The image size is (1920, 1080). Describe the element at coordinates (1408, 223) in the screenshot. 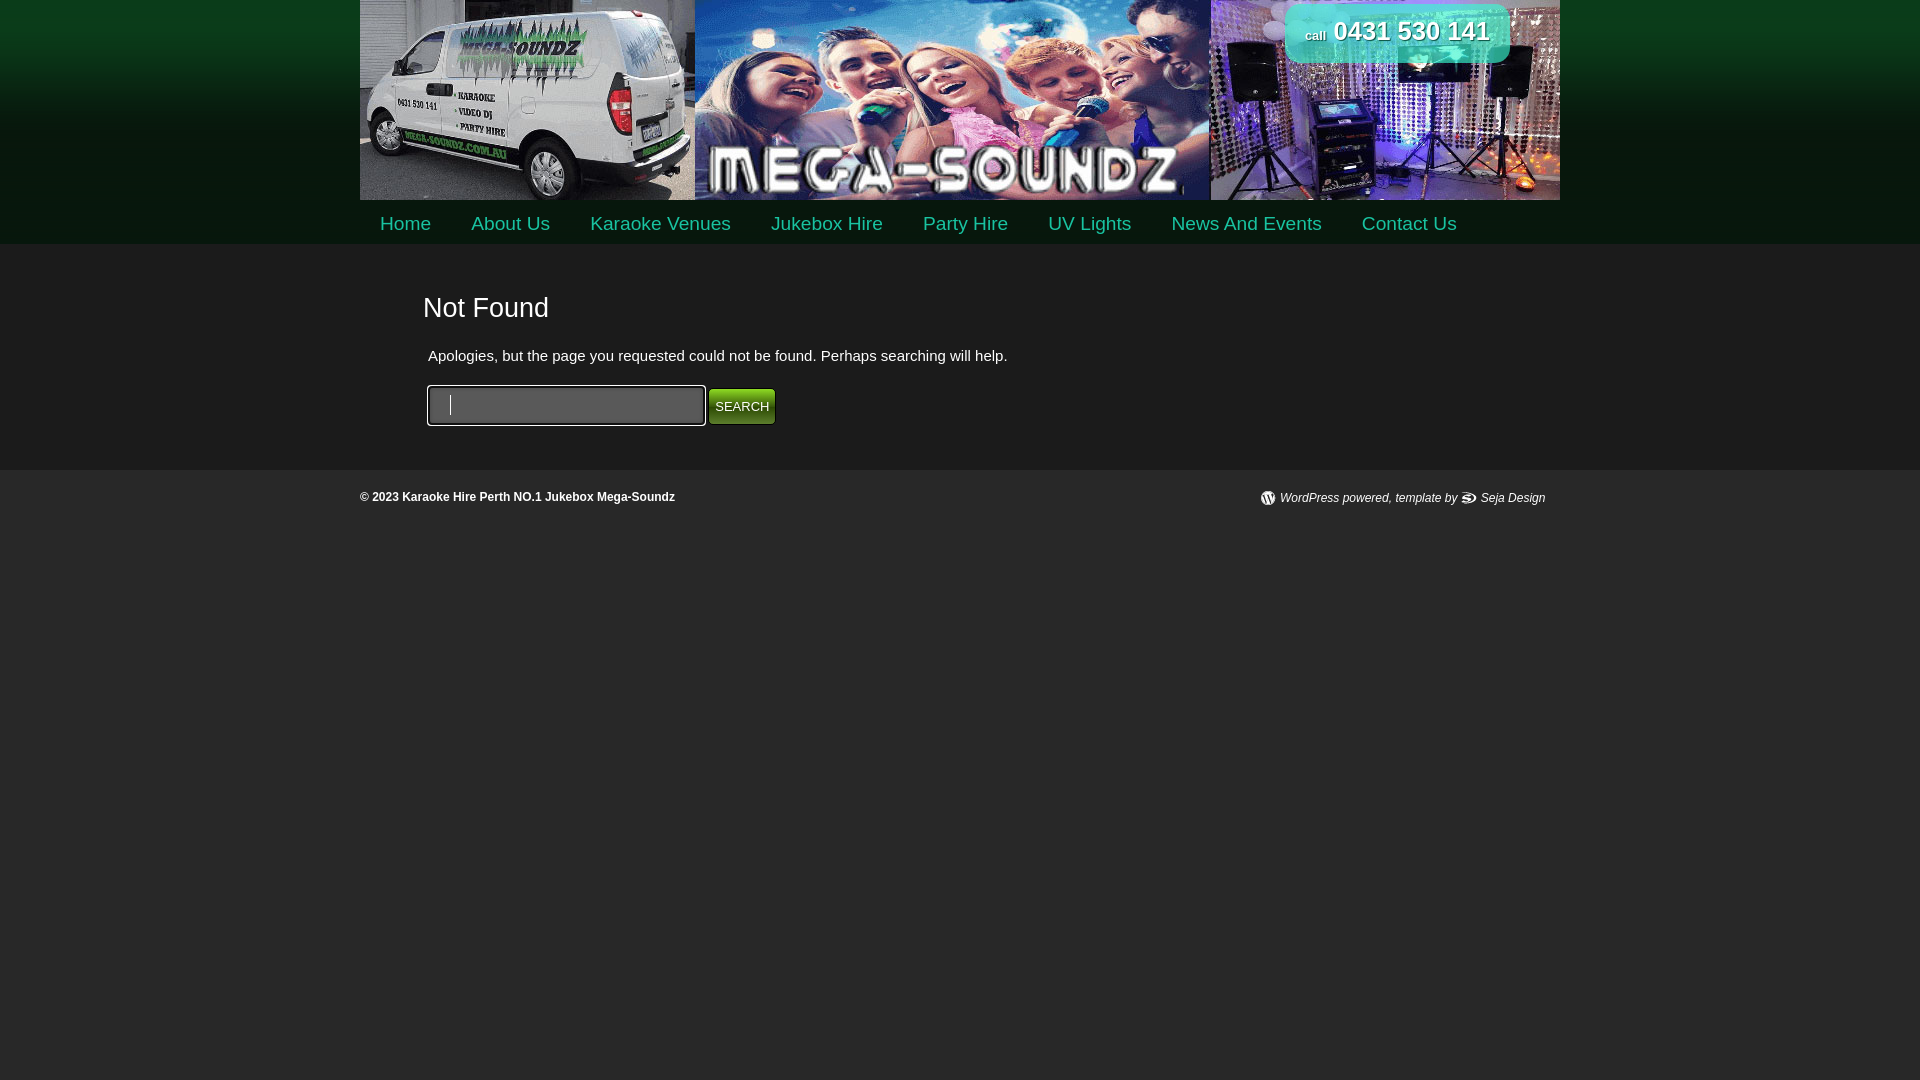

I see `'Contact Us'` at that location.